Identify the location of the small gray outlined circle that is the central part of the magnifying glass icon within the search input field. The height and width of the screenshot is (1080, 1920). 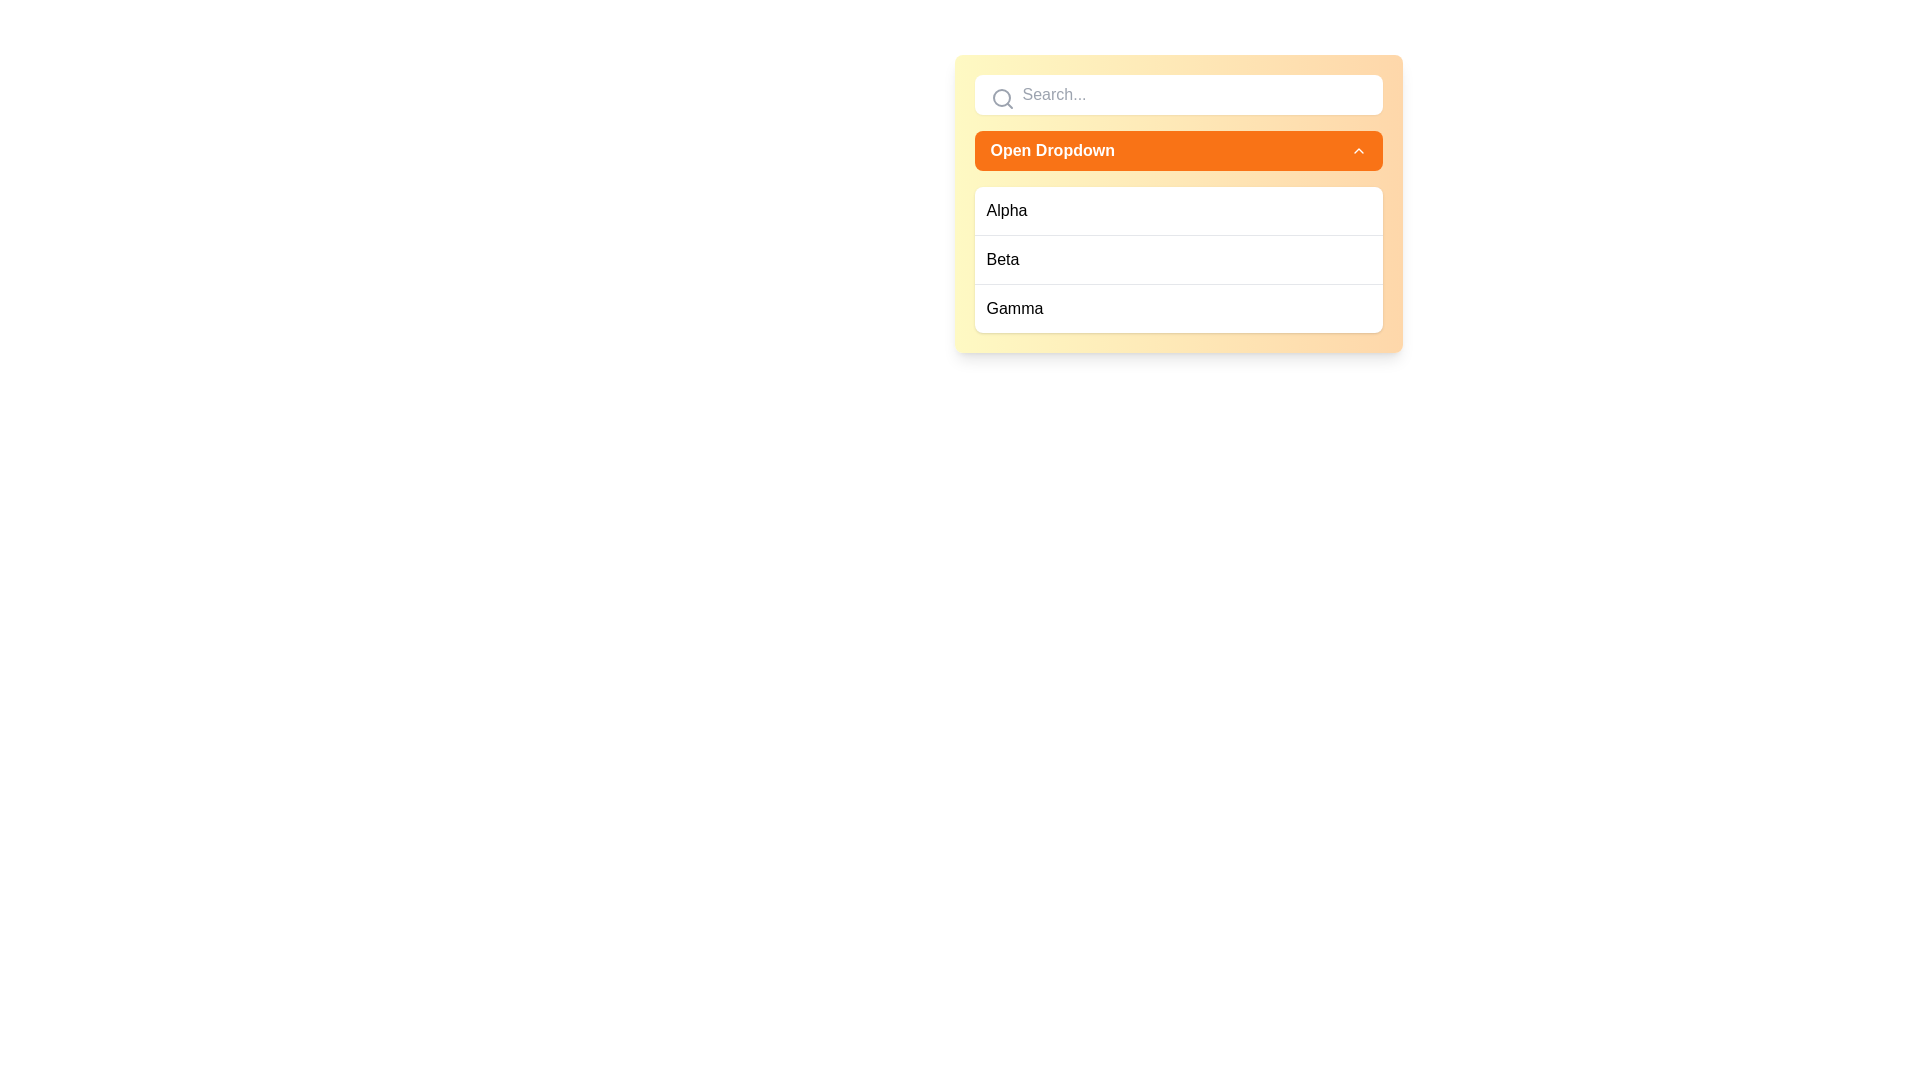
(1001, 97).